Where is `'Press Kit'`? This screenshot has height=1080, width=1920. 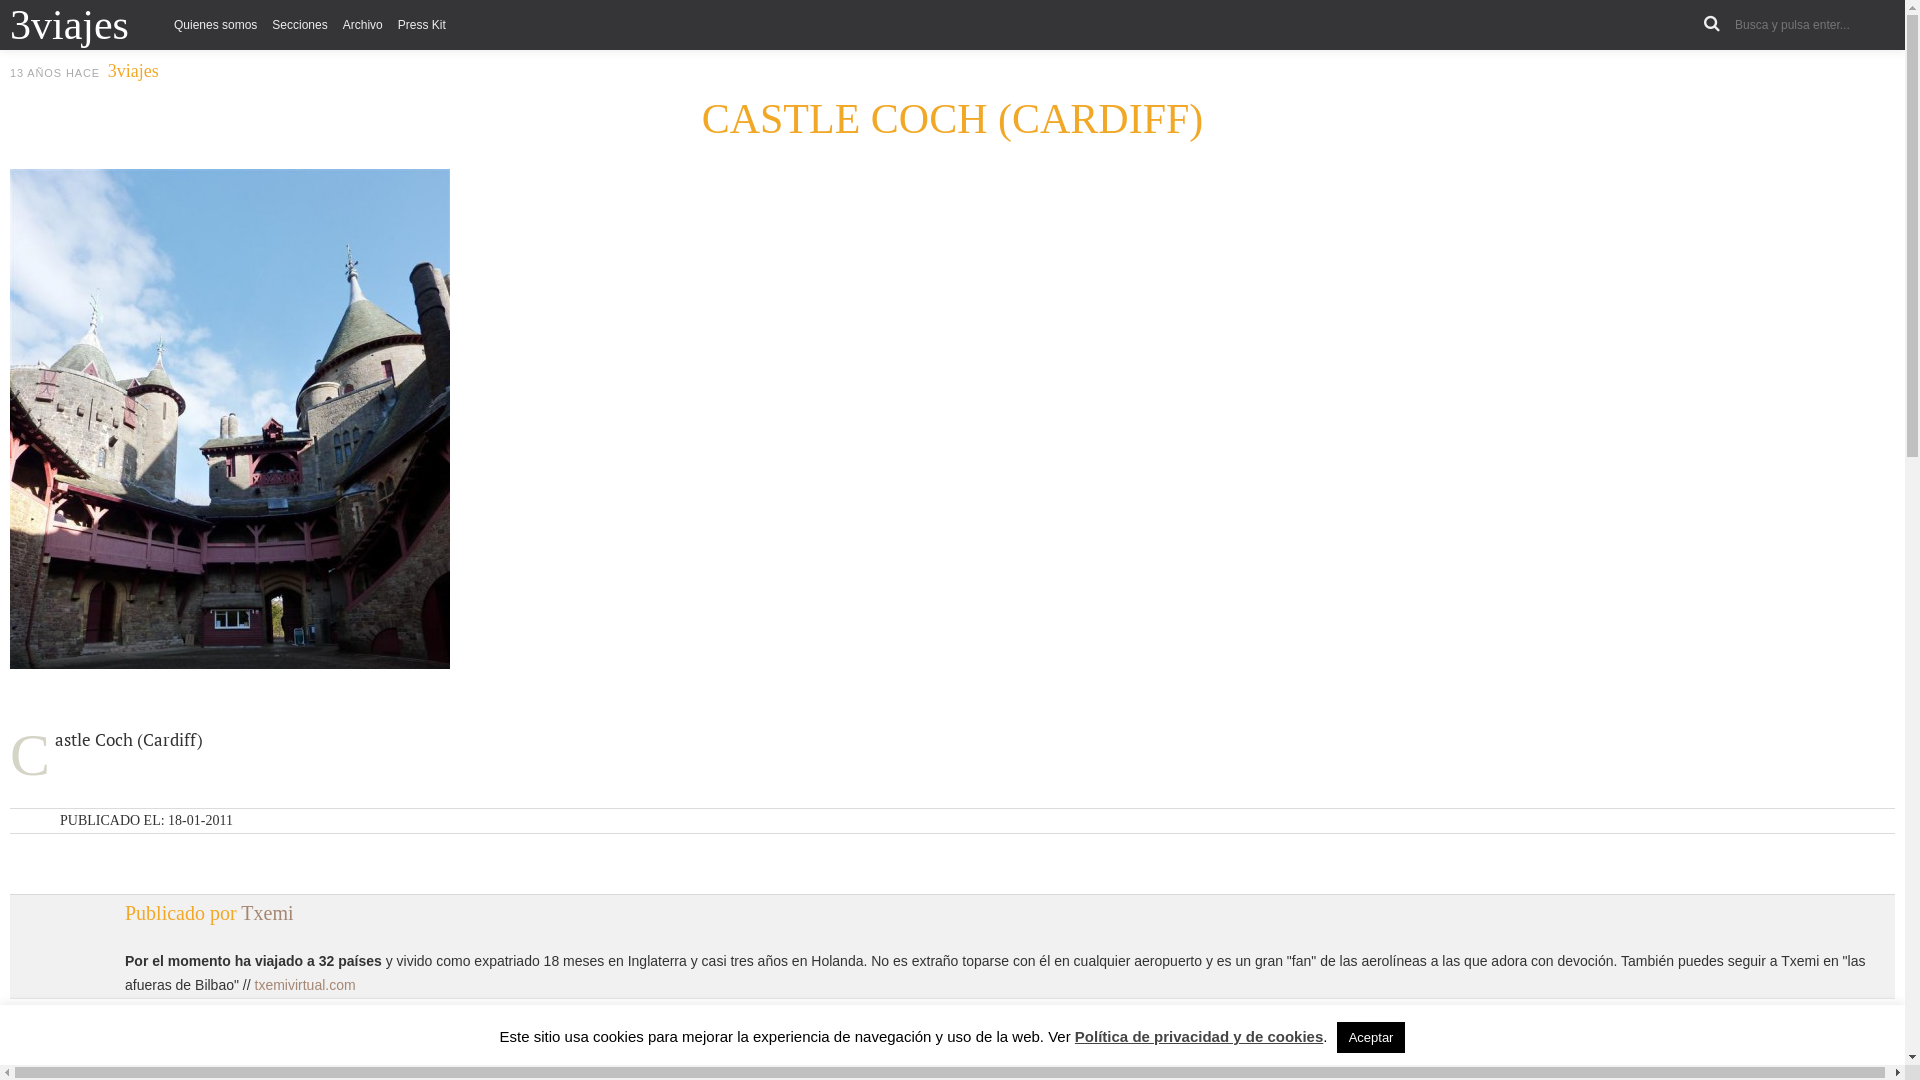 'Press Kit' is located at coordinates (421, 24).